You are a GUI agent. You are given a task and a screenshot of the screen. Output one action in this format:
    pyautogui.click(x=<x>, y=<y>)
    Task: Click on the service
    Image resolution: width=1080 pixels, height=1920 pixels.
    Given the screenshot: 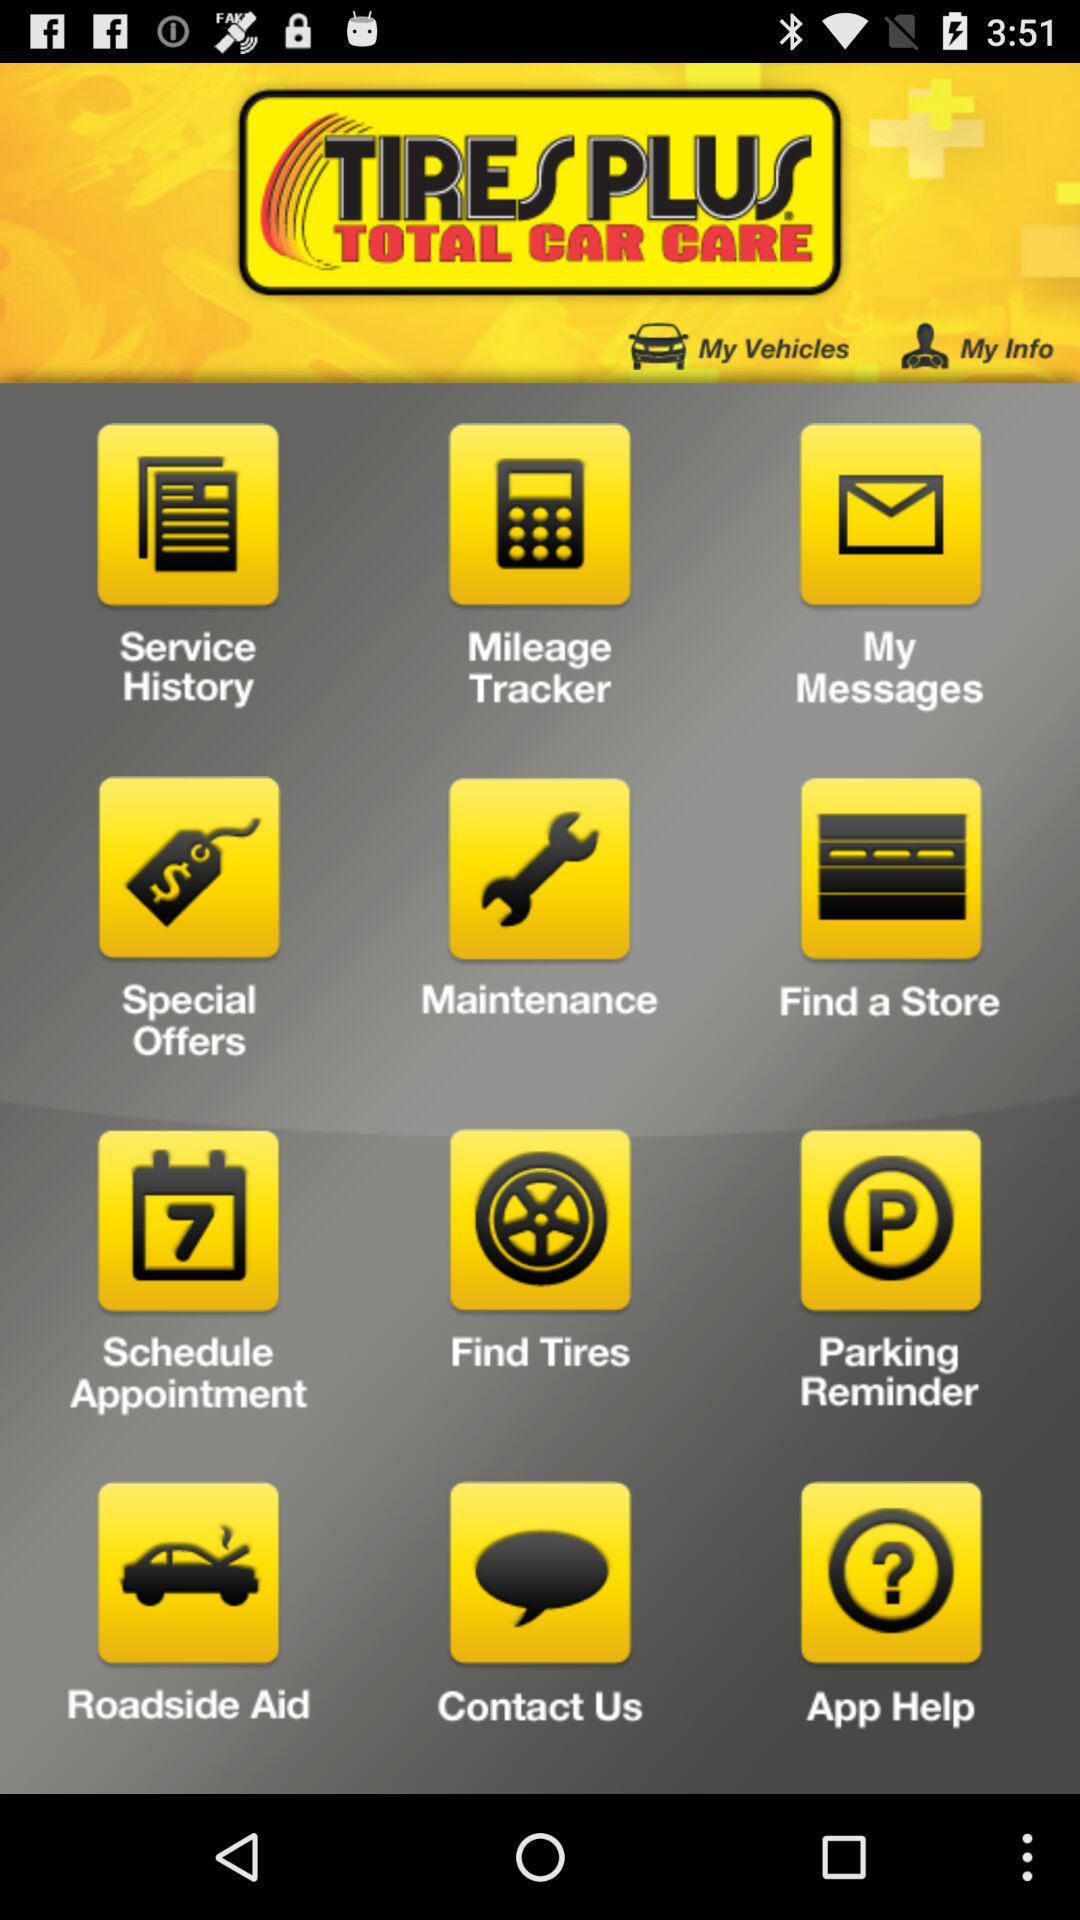 What is the action you would take?
    pyautogui.click(x=189, y=571)
    